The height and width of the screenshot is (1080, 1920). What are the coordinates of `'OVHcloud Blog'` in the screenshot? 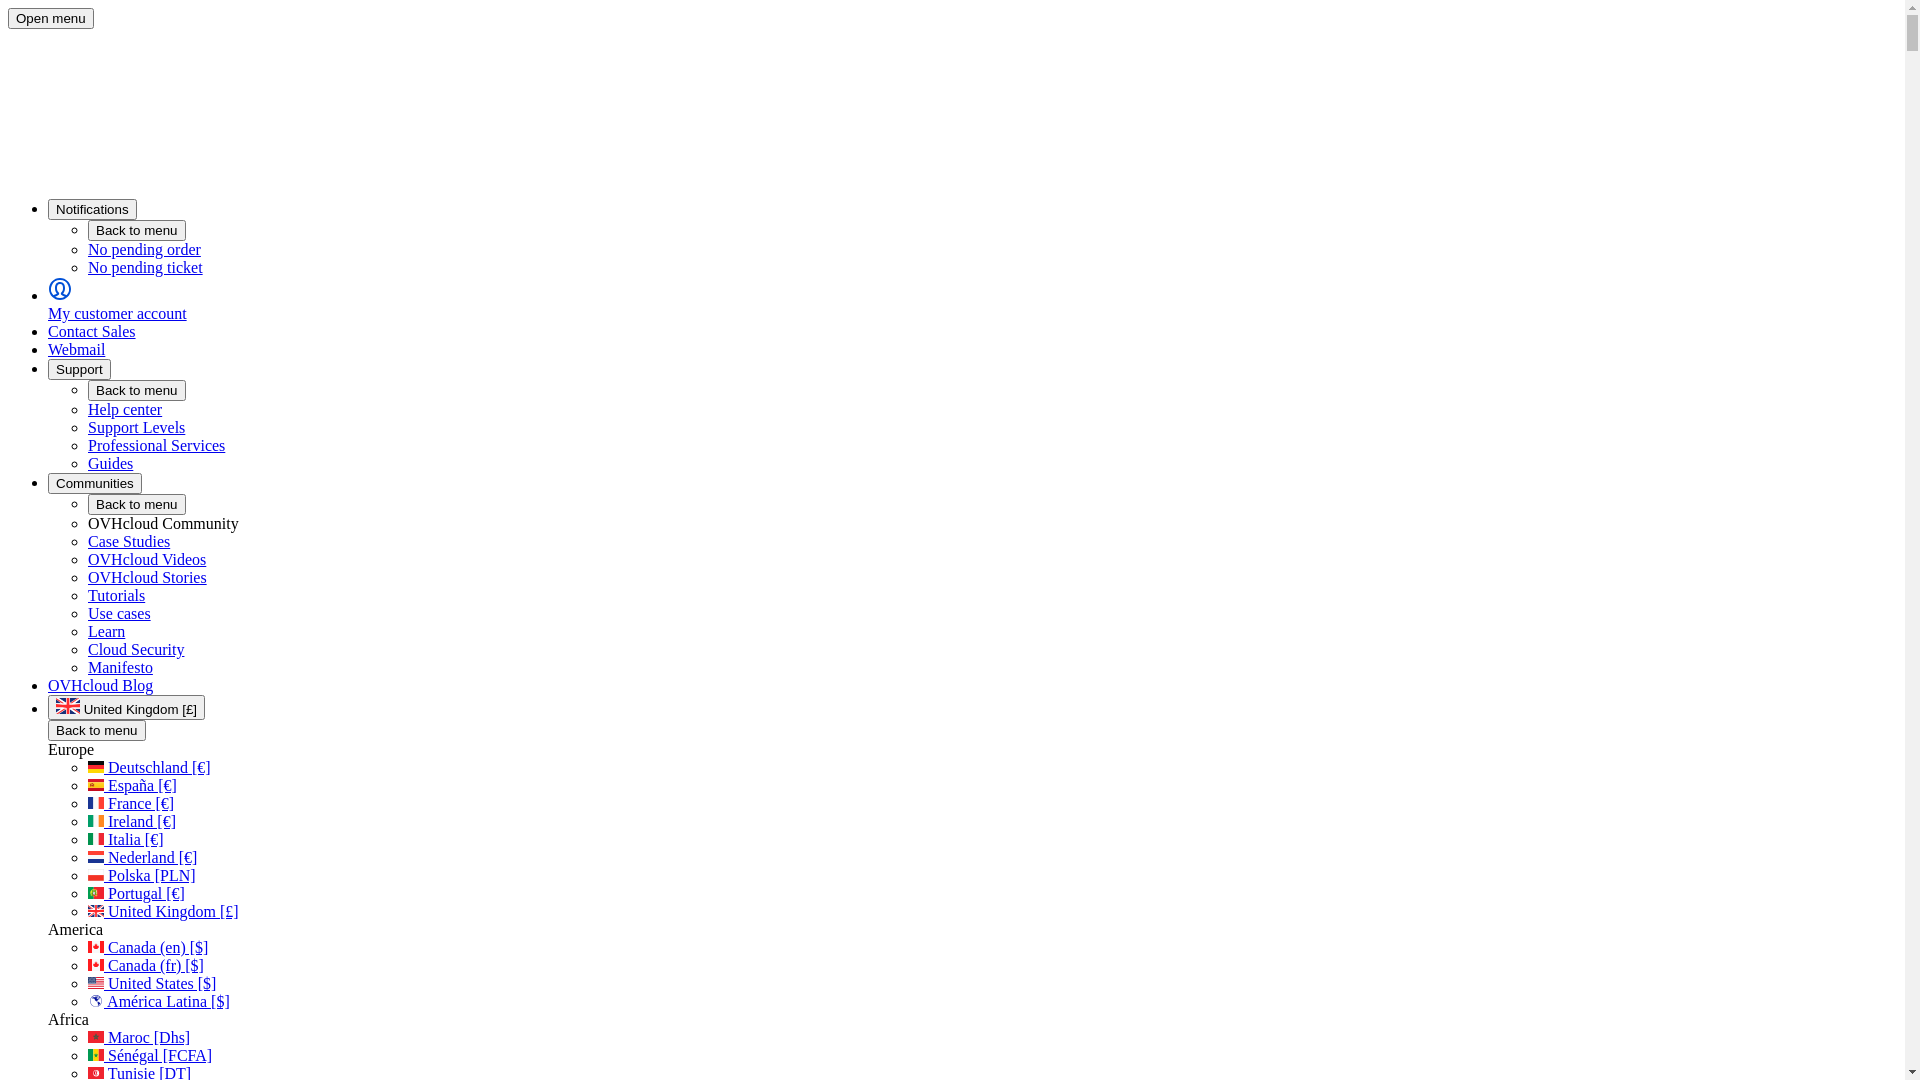 It's located at (48, 684).